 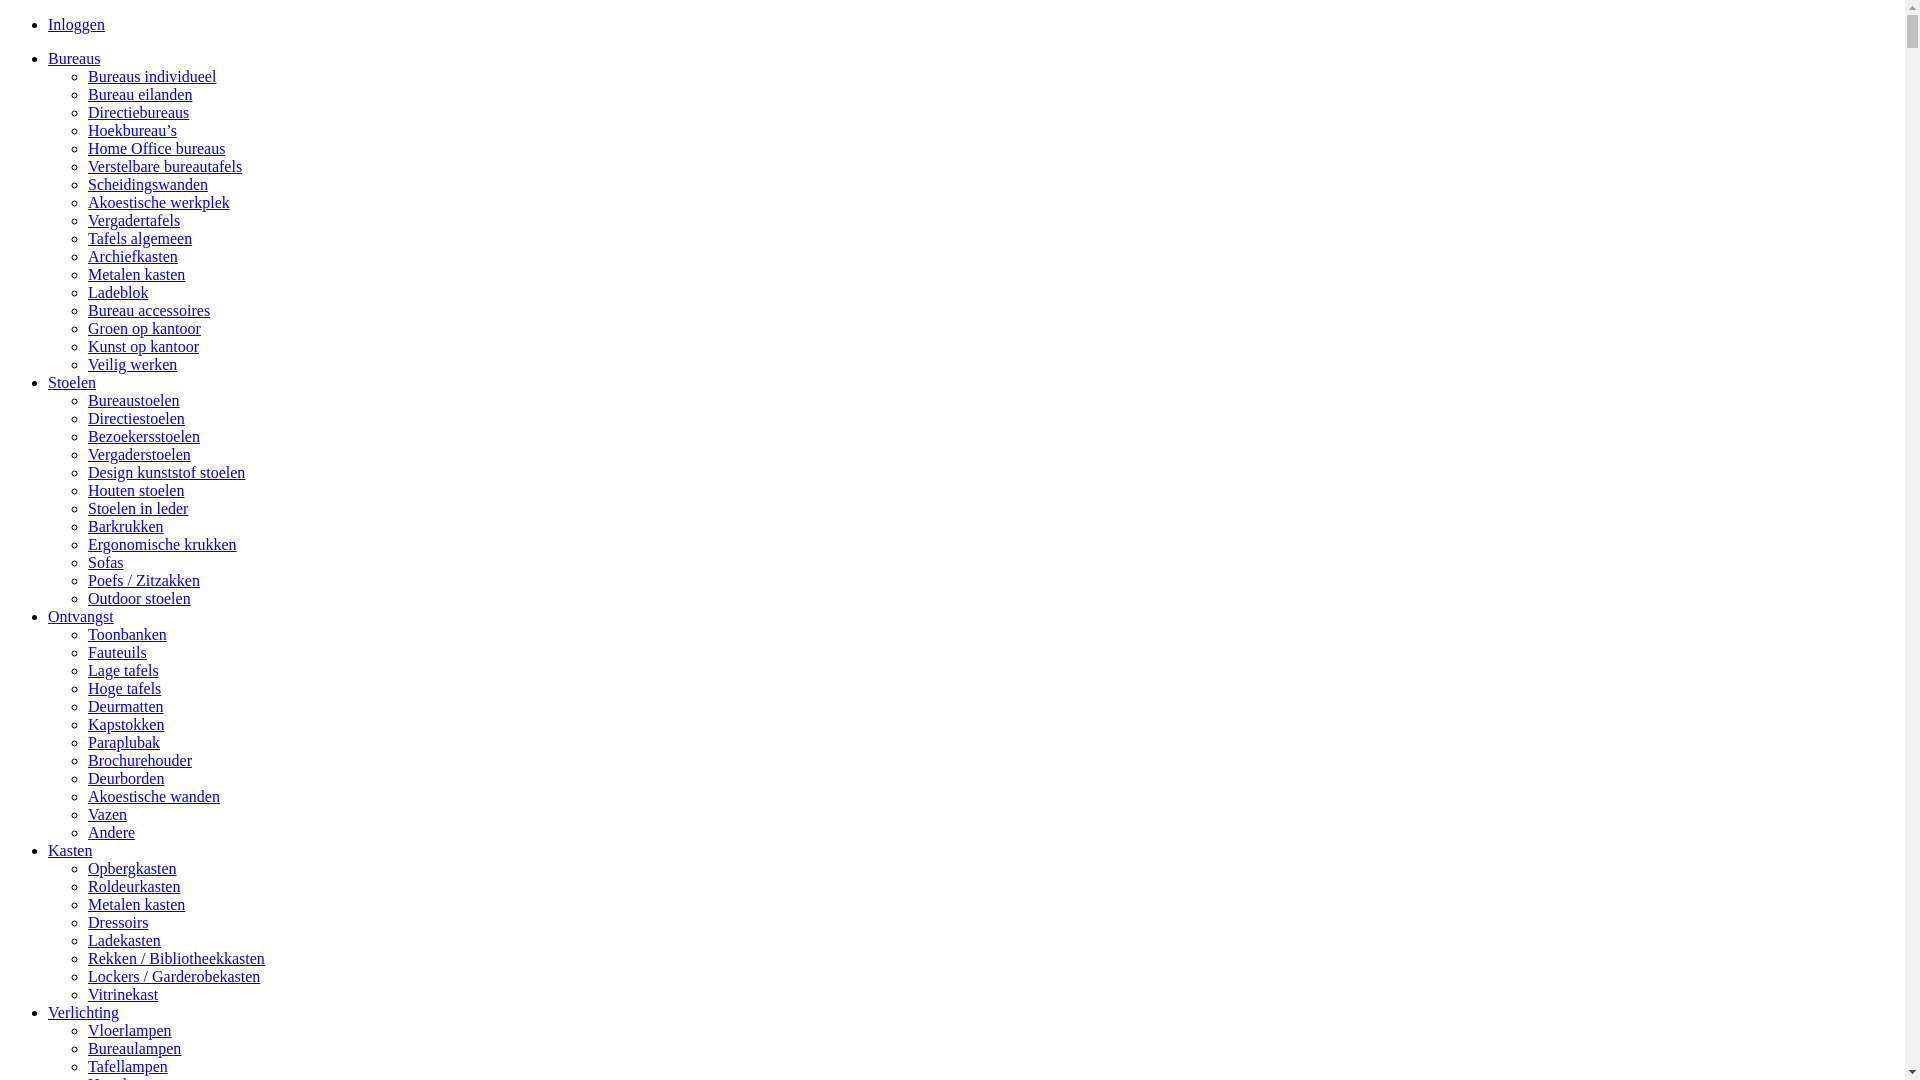 What do you see at coordinates (117, 922) in the screenshot?
I see `'Dressoirs'` at bounding box center [117, 922].